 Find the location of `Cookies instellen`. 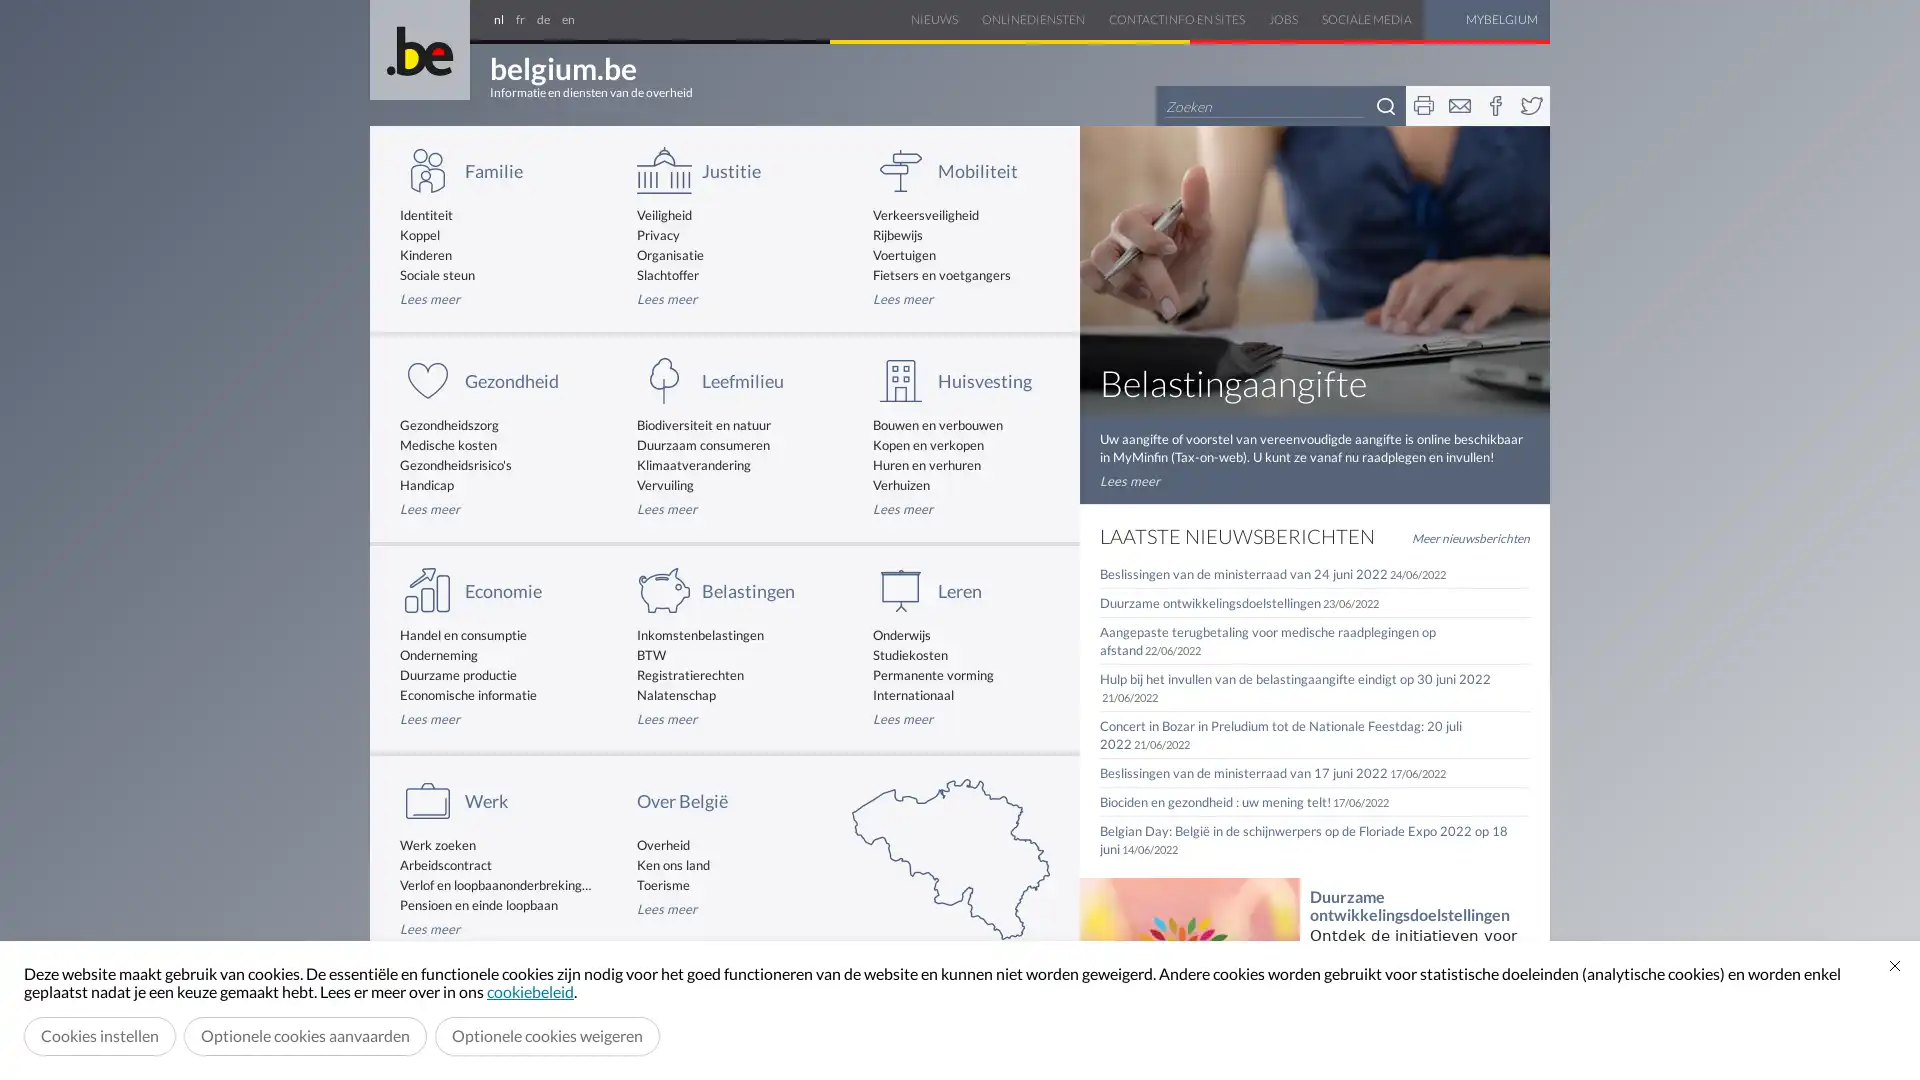

Cookies instellen is located at coordinates (99, 1035).